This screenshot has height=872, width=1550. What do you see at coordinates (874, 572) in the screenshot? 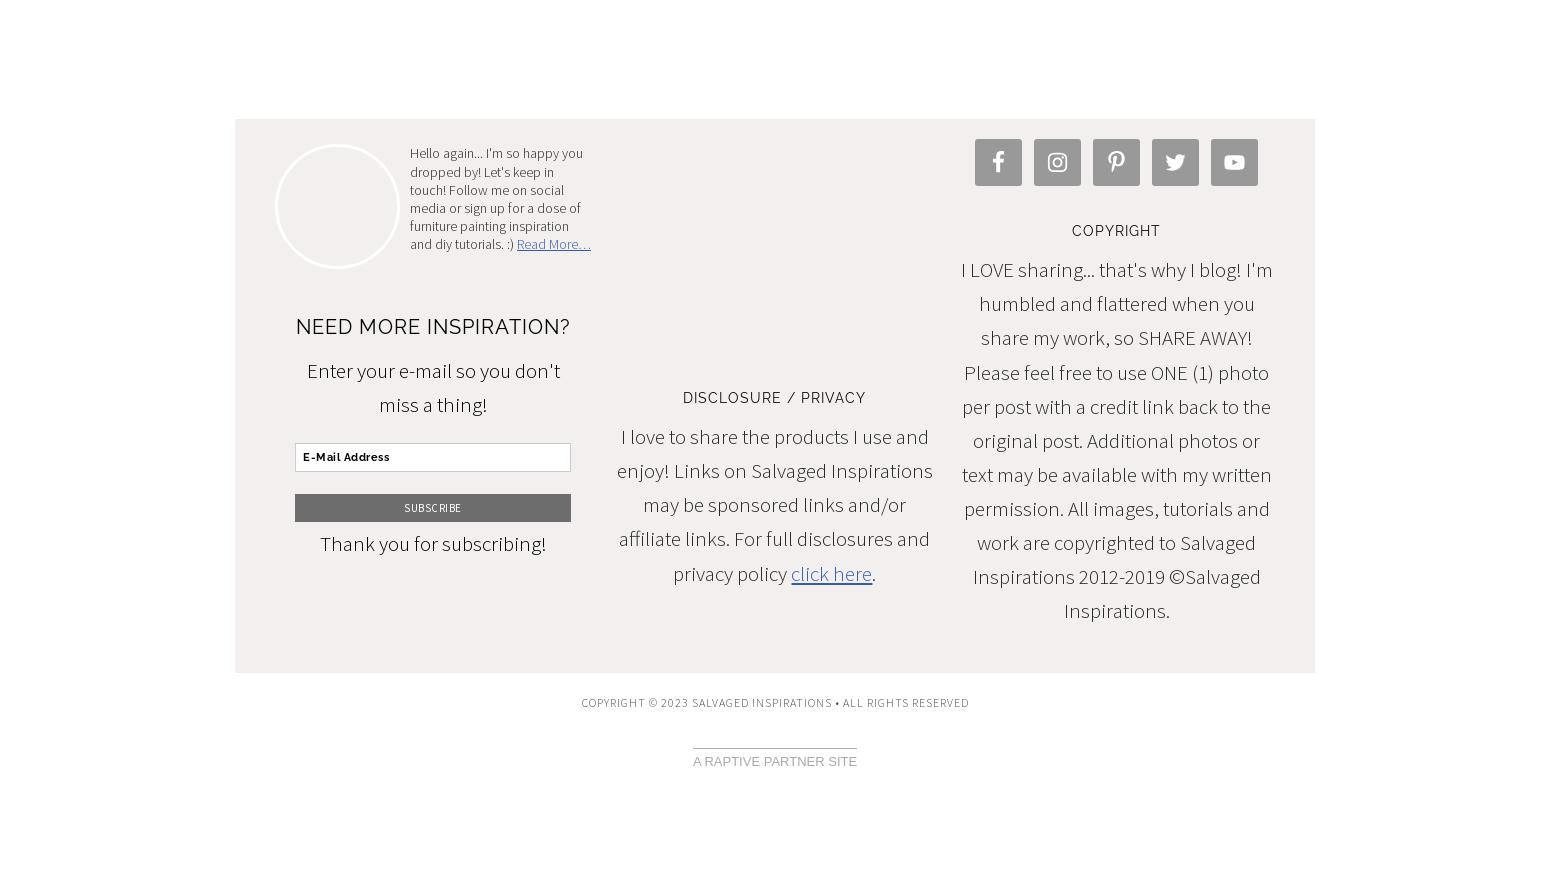
I see `'.'` at bounding box center [874, 572].